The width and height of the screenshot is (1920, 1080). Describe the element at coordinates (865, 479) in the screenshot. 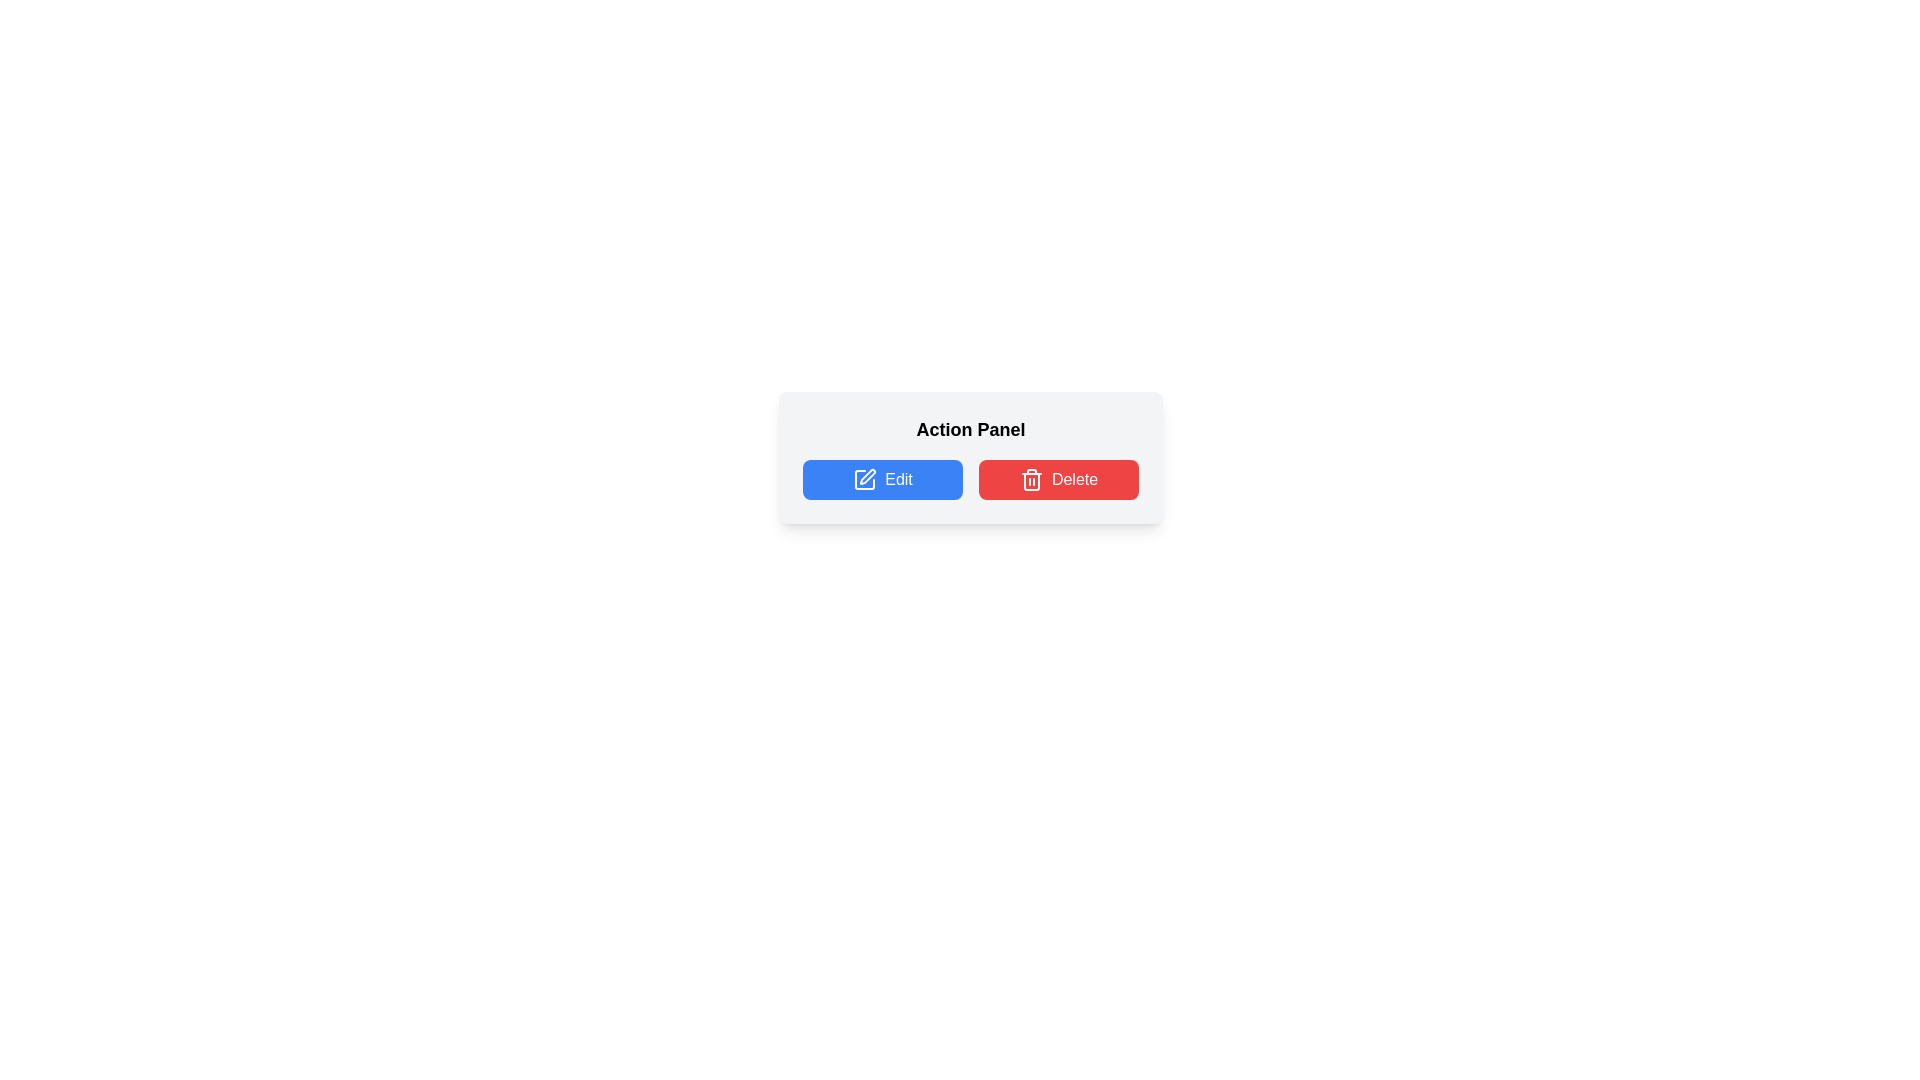

I see `the graphical icon representing an edit tool within the blue button, which is positioned to the left of a row of buttons` at that location.